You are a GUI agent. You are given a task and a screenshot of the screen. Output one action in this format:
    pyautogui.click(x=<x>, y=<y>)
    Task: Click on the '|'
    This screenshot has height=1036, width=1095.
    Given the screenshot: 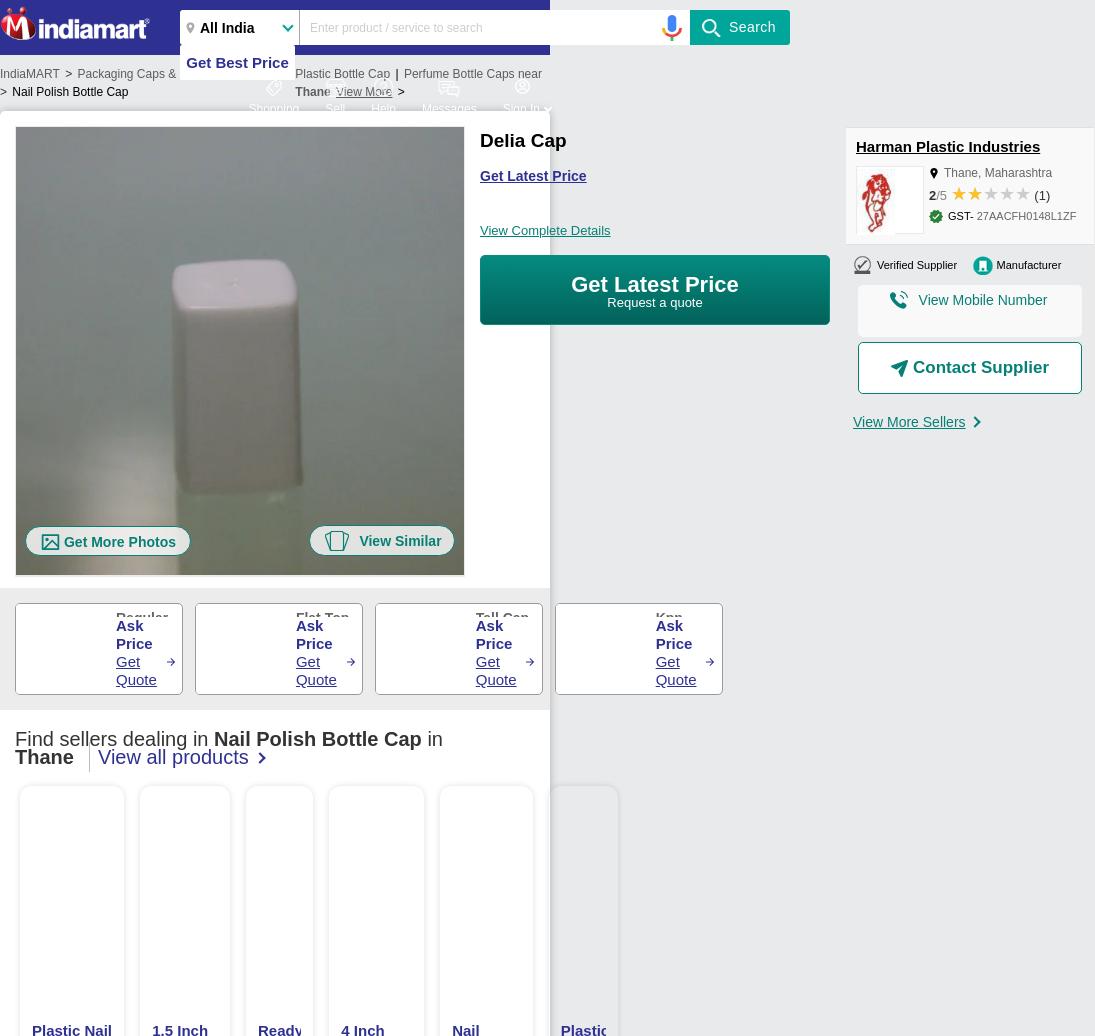 What is the action you would take?
    pyautogui.click(x=395, y=73)
    